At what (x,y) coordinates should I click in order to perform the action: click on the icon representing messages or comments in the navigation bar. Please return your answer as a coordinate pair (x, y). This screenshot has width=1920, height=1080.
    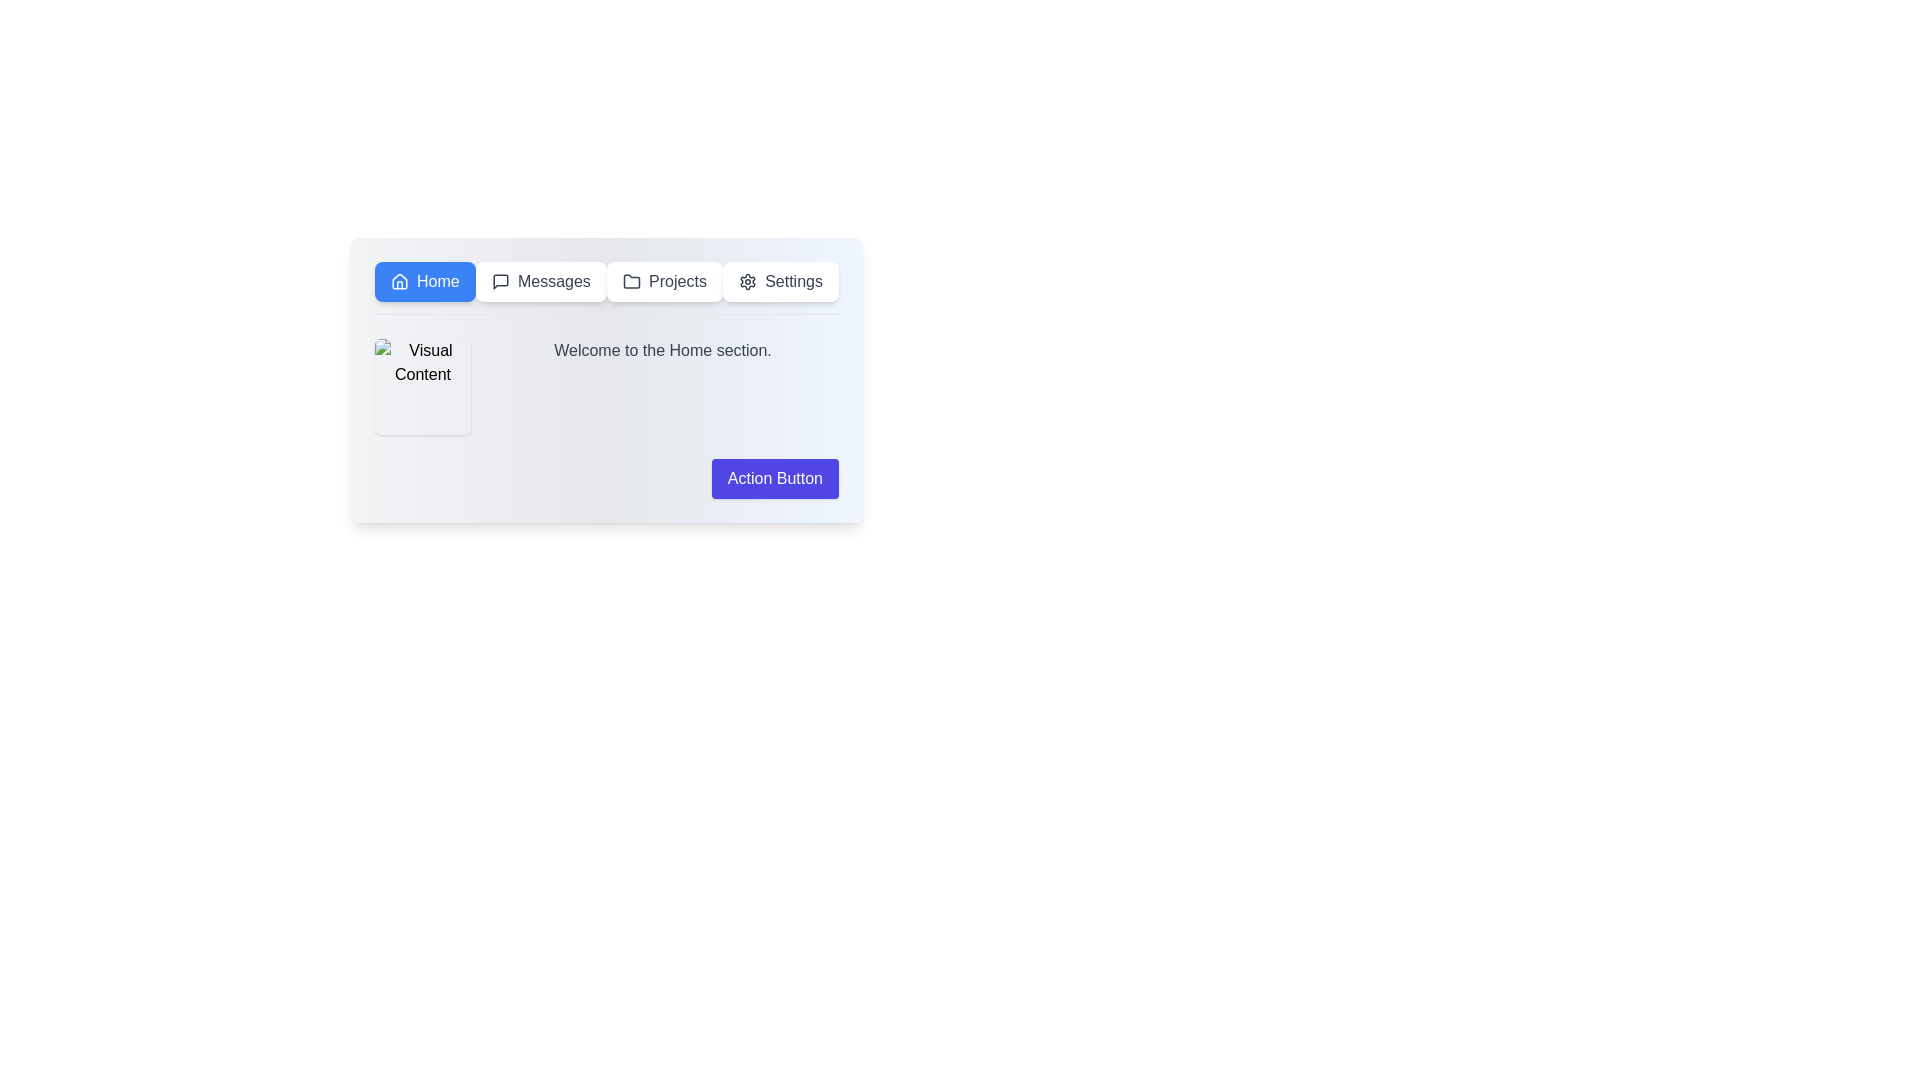
    Looking at the image, I should click on (500, 281).